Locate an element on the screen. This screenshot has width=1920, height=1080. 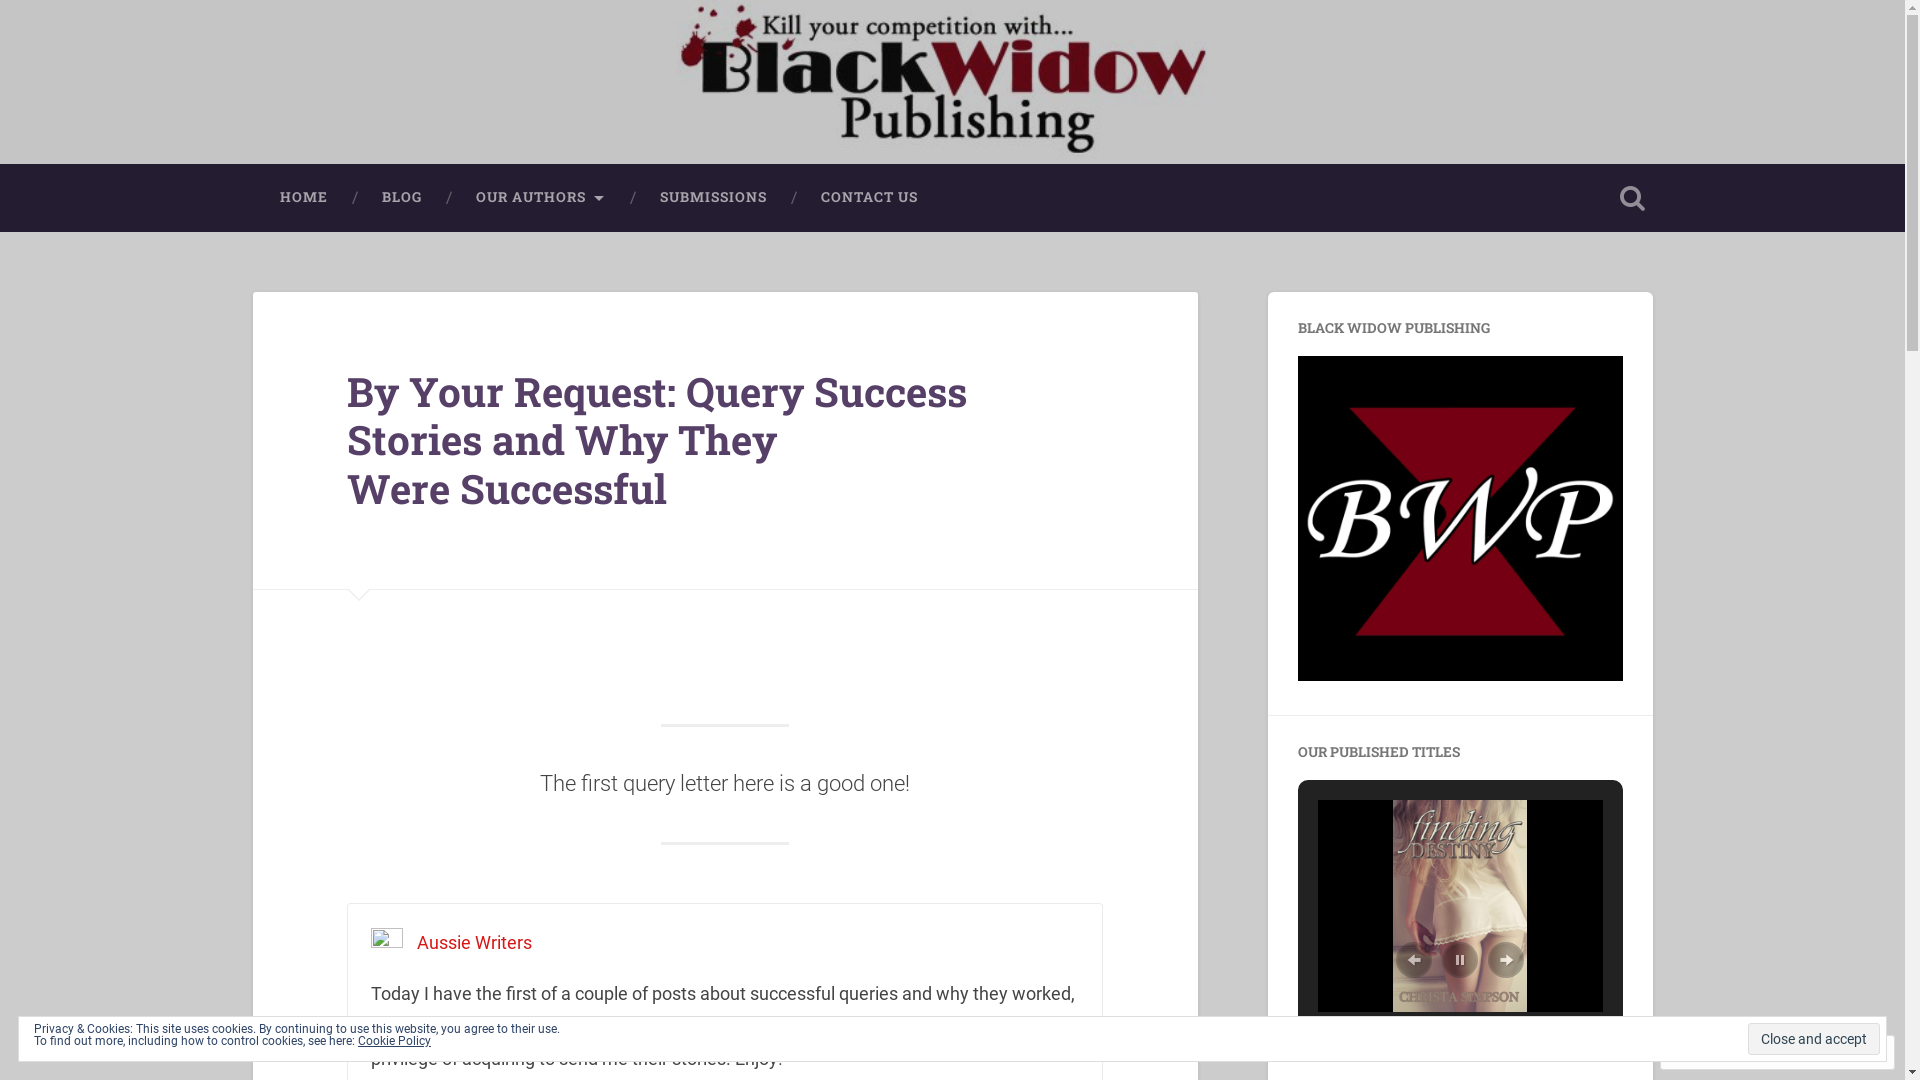
'Close and accept' is located at coordinates (1746, 1037).